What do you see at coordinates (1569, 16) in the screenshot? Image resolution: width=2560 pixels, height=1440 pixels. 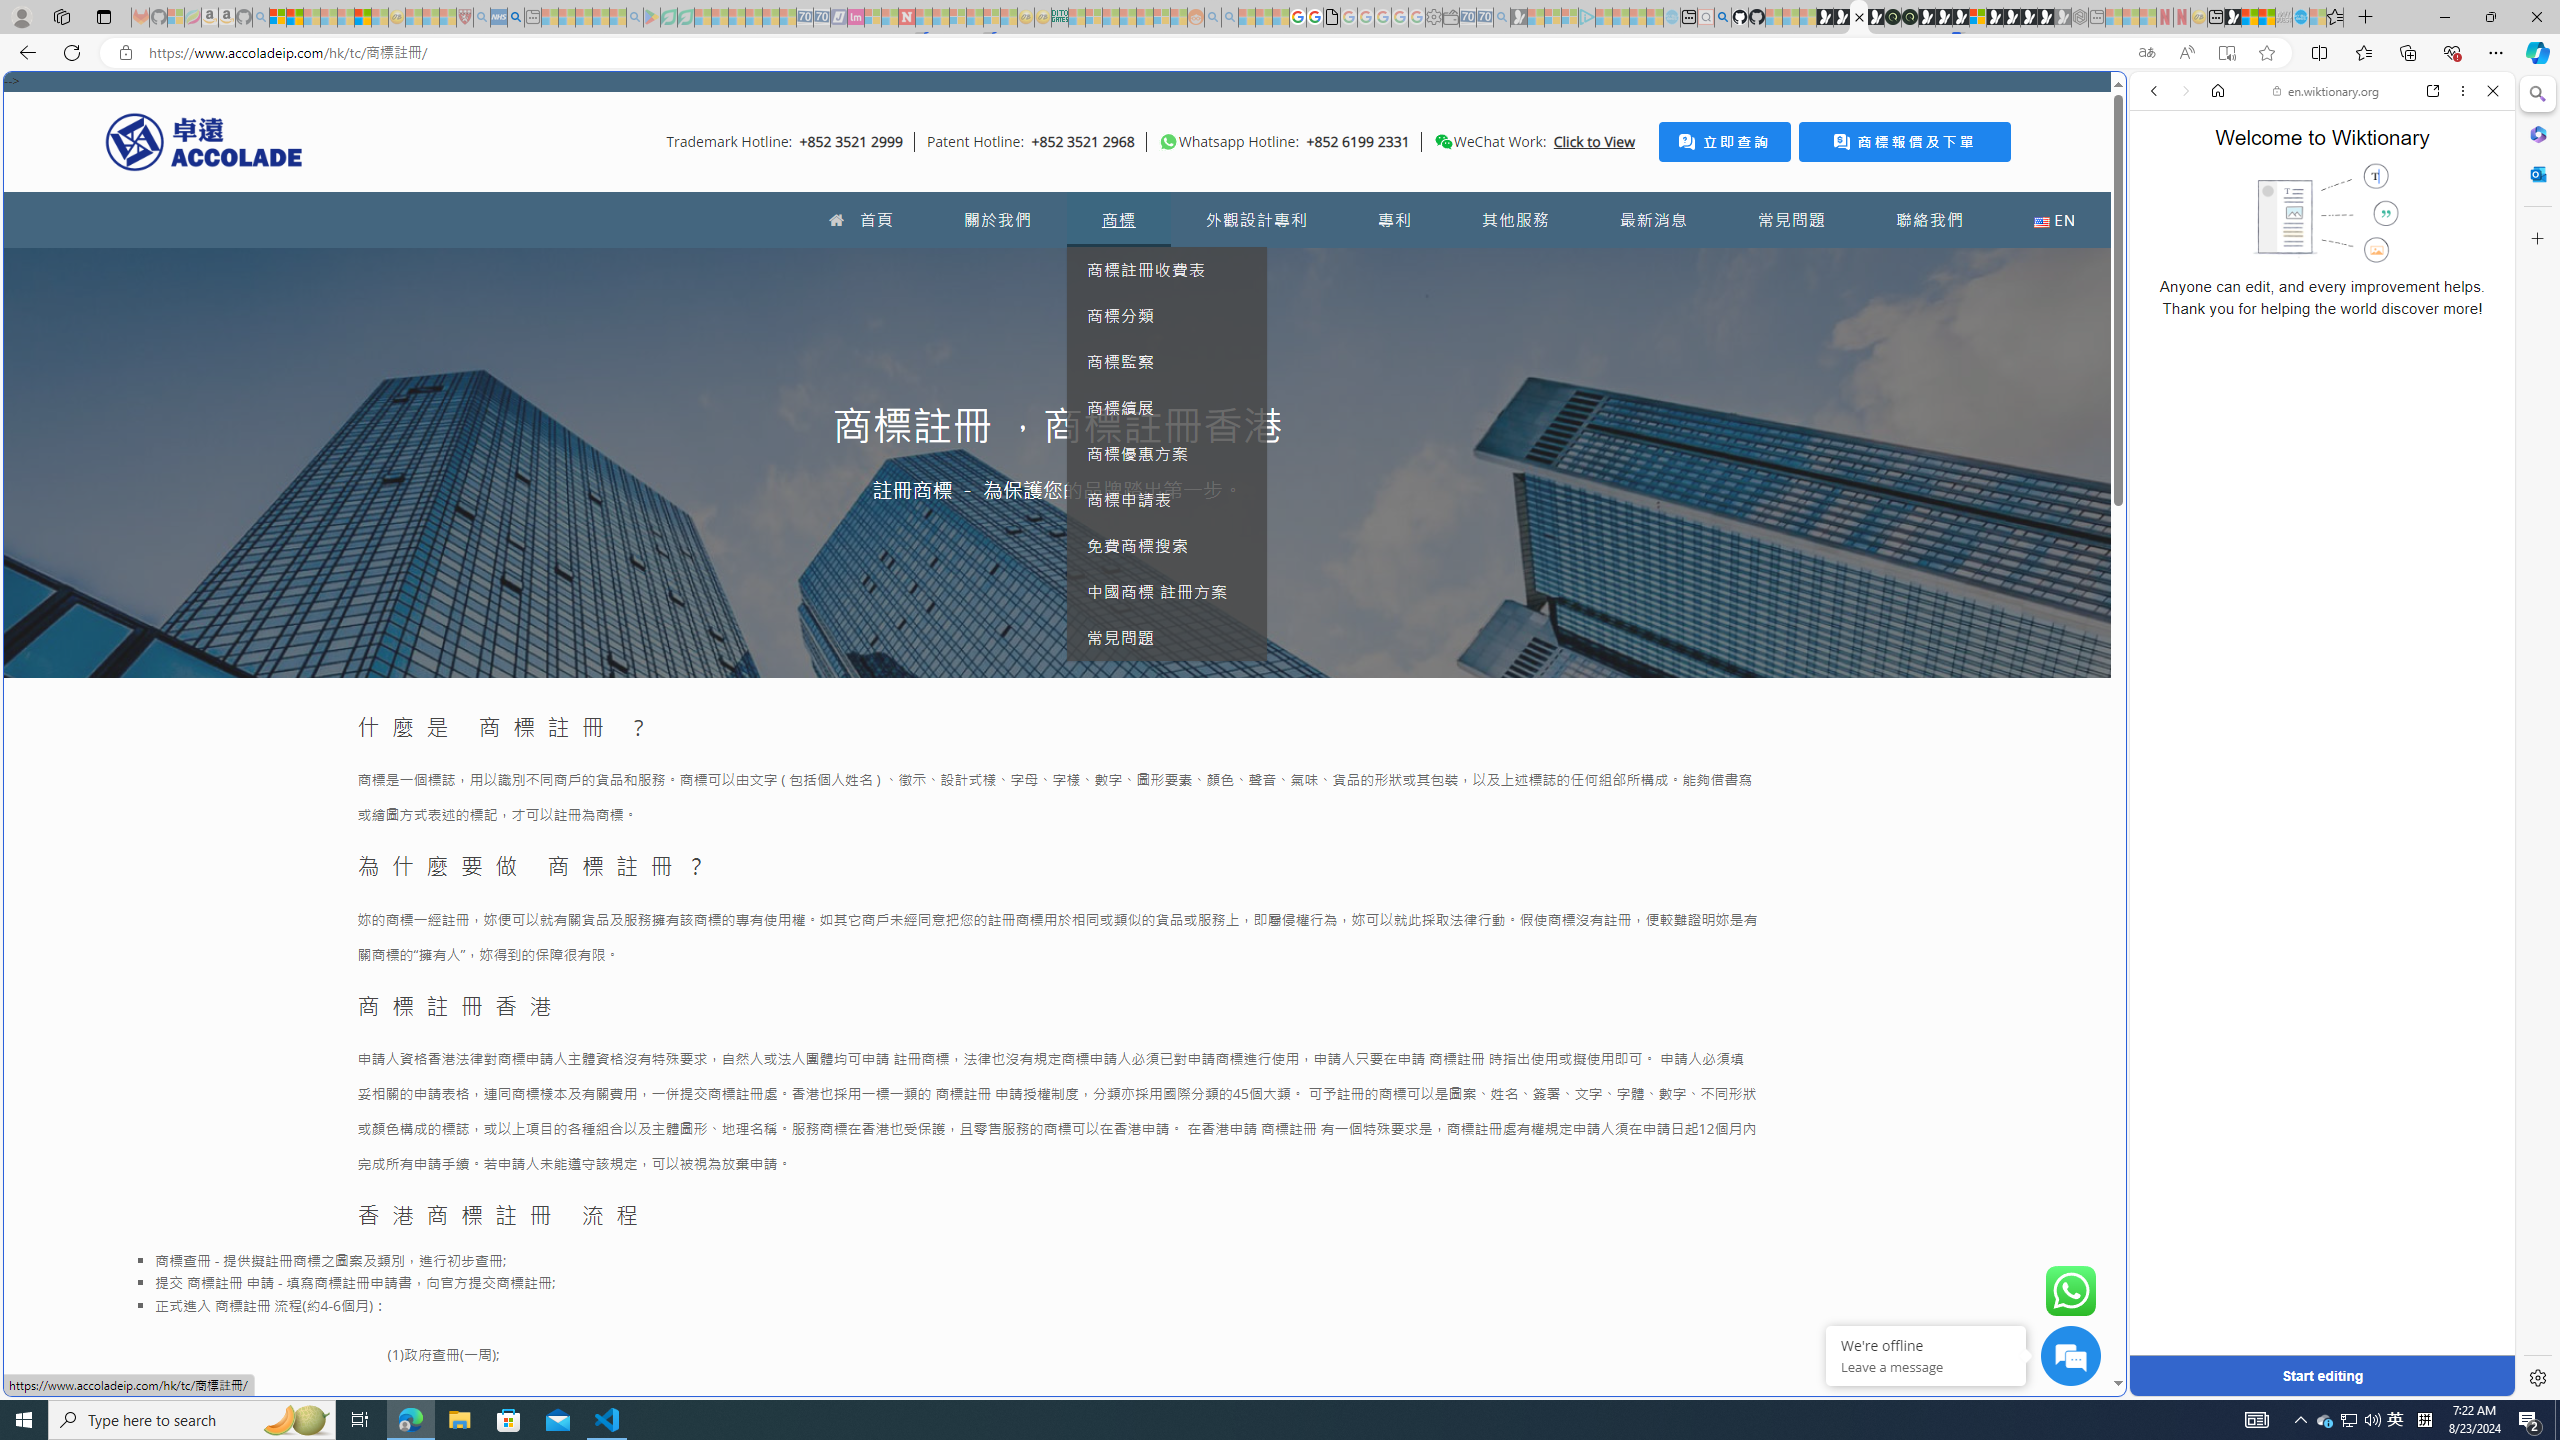 I see `'Microsoft account | Privacy - Sleeping'` at bounding box center [1569, 16].